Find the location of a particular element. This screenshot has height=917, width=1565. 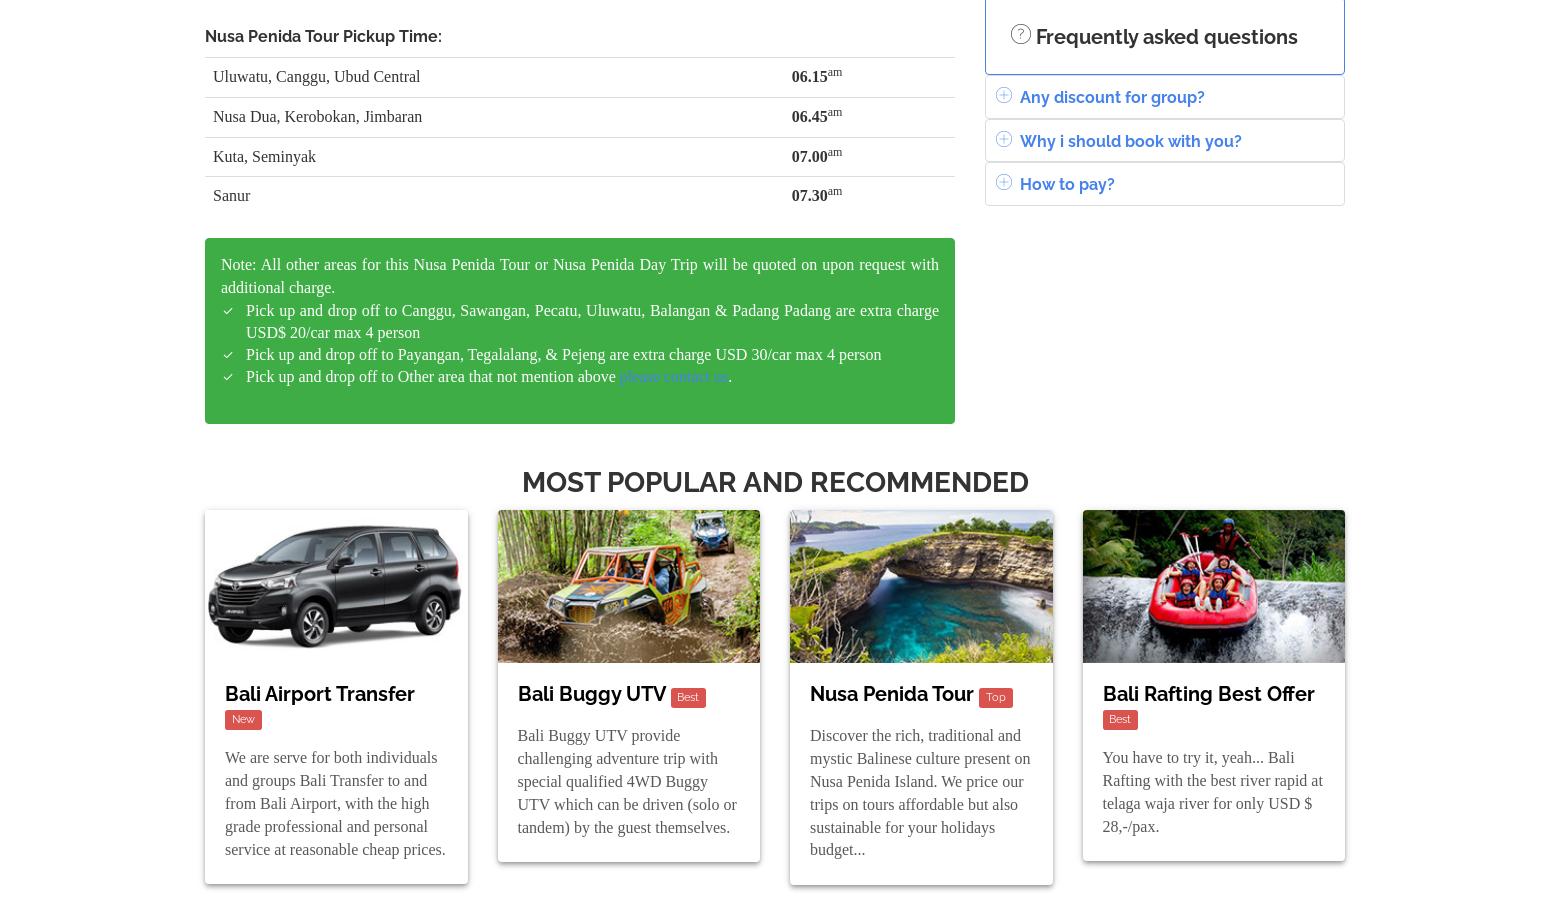

'Uluwatu, Canggu, Ubud Central' is located at coordinates (315, 74).